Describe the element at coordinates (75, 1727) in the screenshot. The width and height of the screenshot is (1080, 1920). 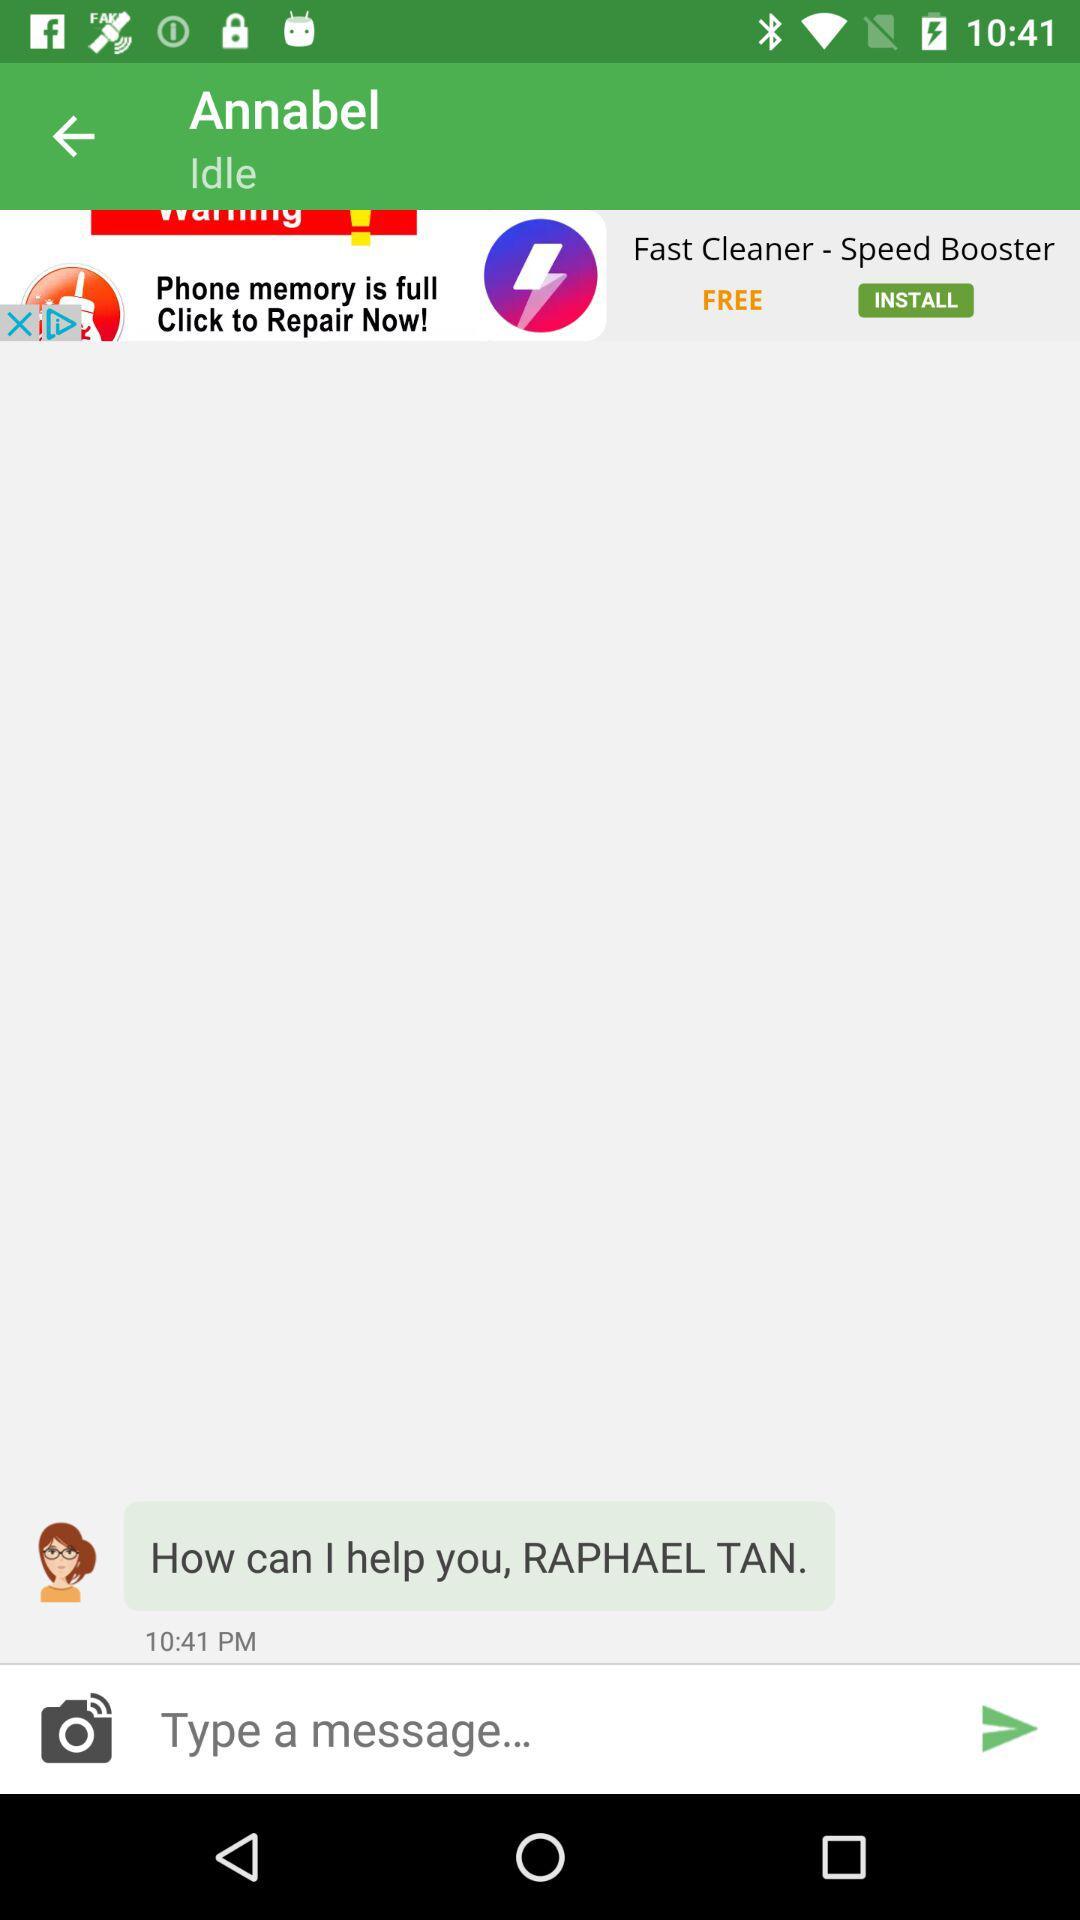
I see `the photo icon` at that location.